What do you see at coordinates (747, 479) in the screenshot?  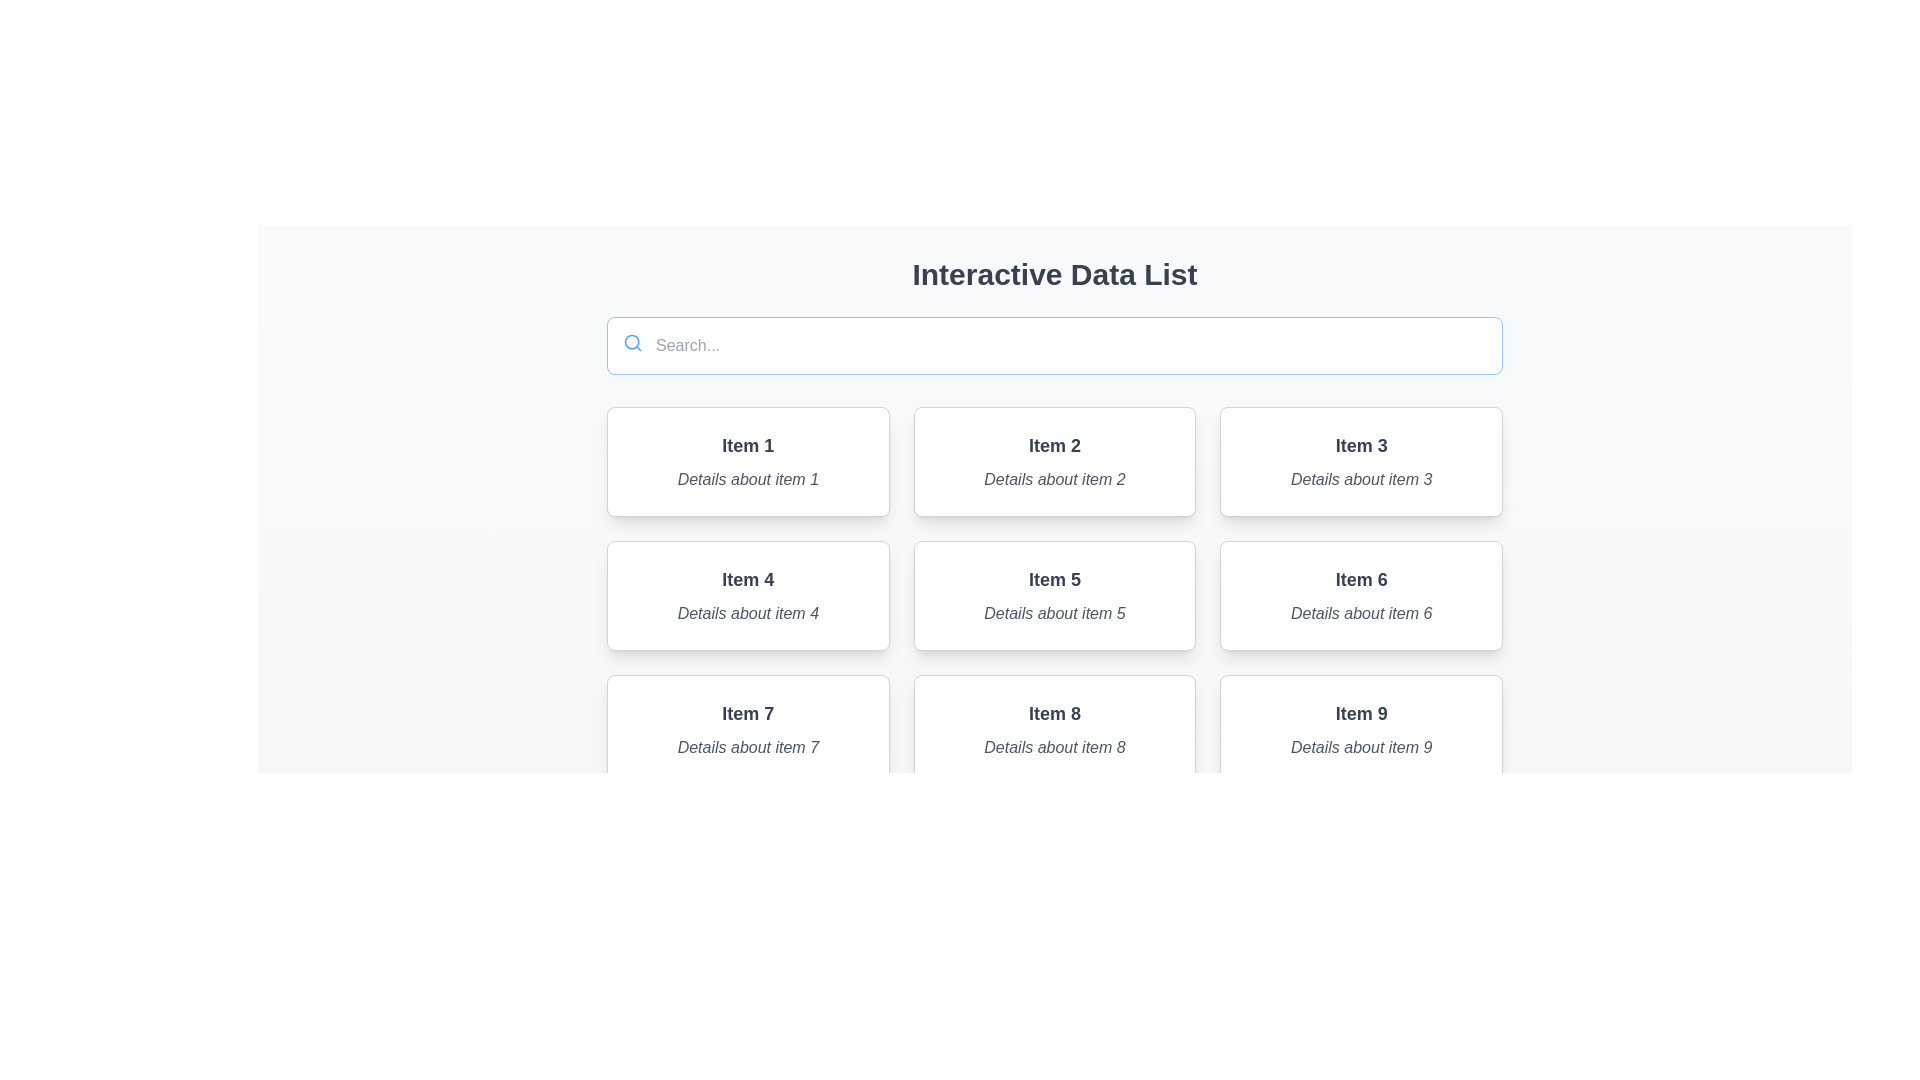 I see `descriptive text located under the heading 'Item 1' in the top-left card of the grid layout` at bounding box center [747, 479].